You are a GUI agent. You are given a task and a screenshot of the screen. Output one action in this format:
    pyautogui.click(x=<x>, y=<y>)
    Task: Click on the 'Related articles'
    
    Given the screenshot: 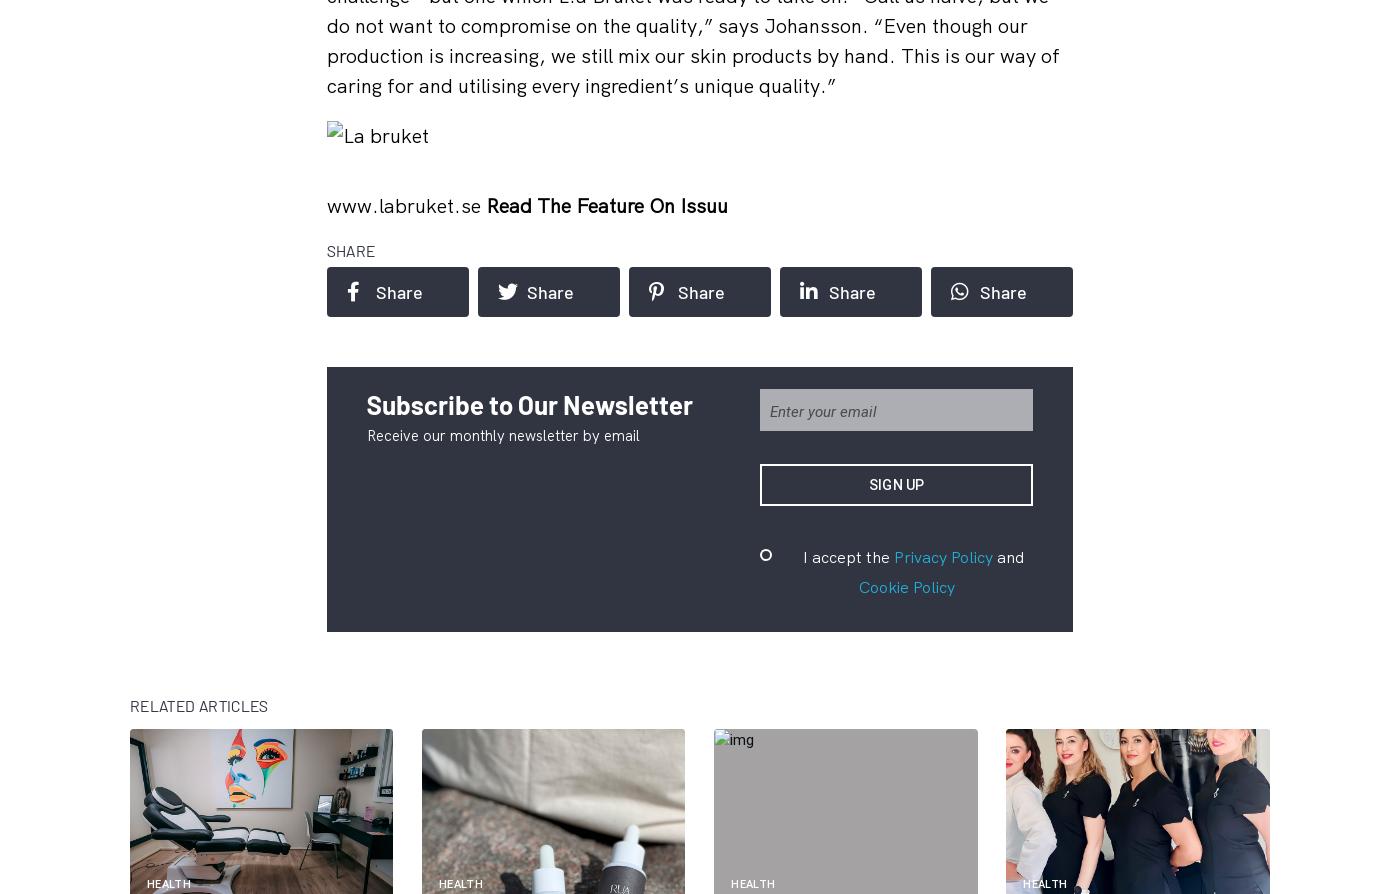 What is the action you would take?
    pyautogui.click(x=198, y=704)
    